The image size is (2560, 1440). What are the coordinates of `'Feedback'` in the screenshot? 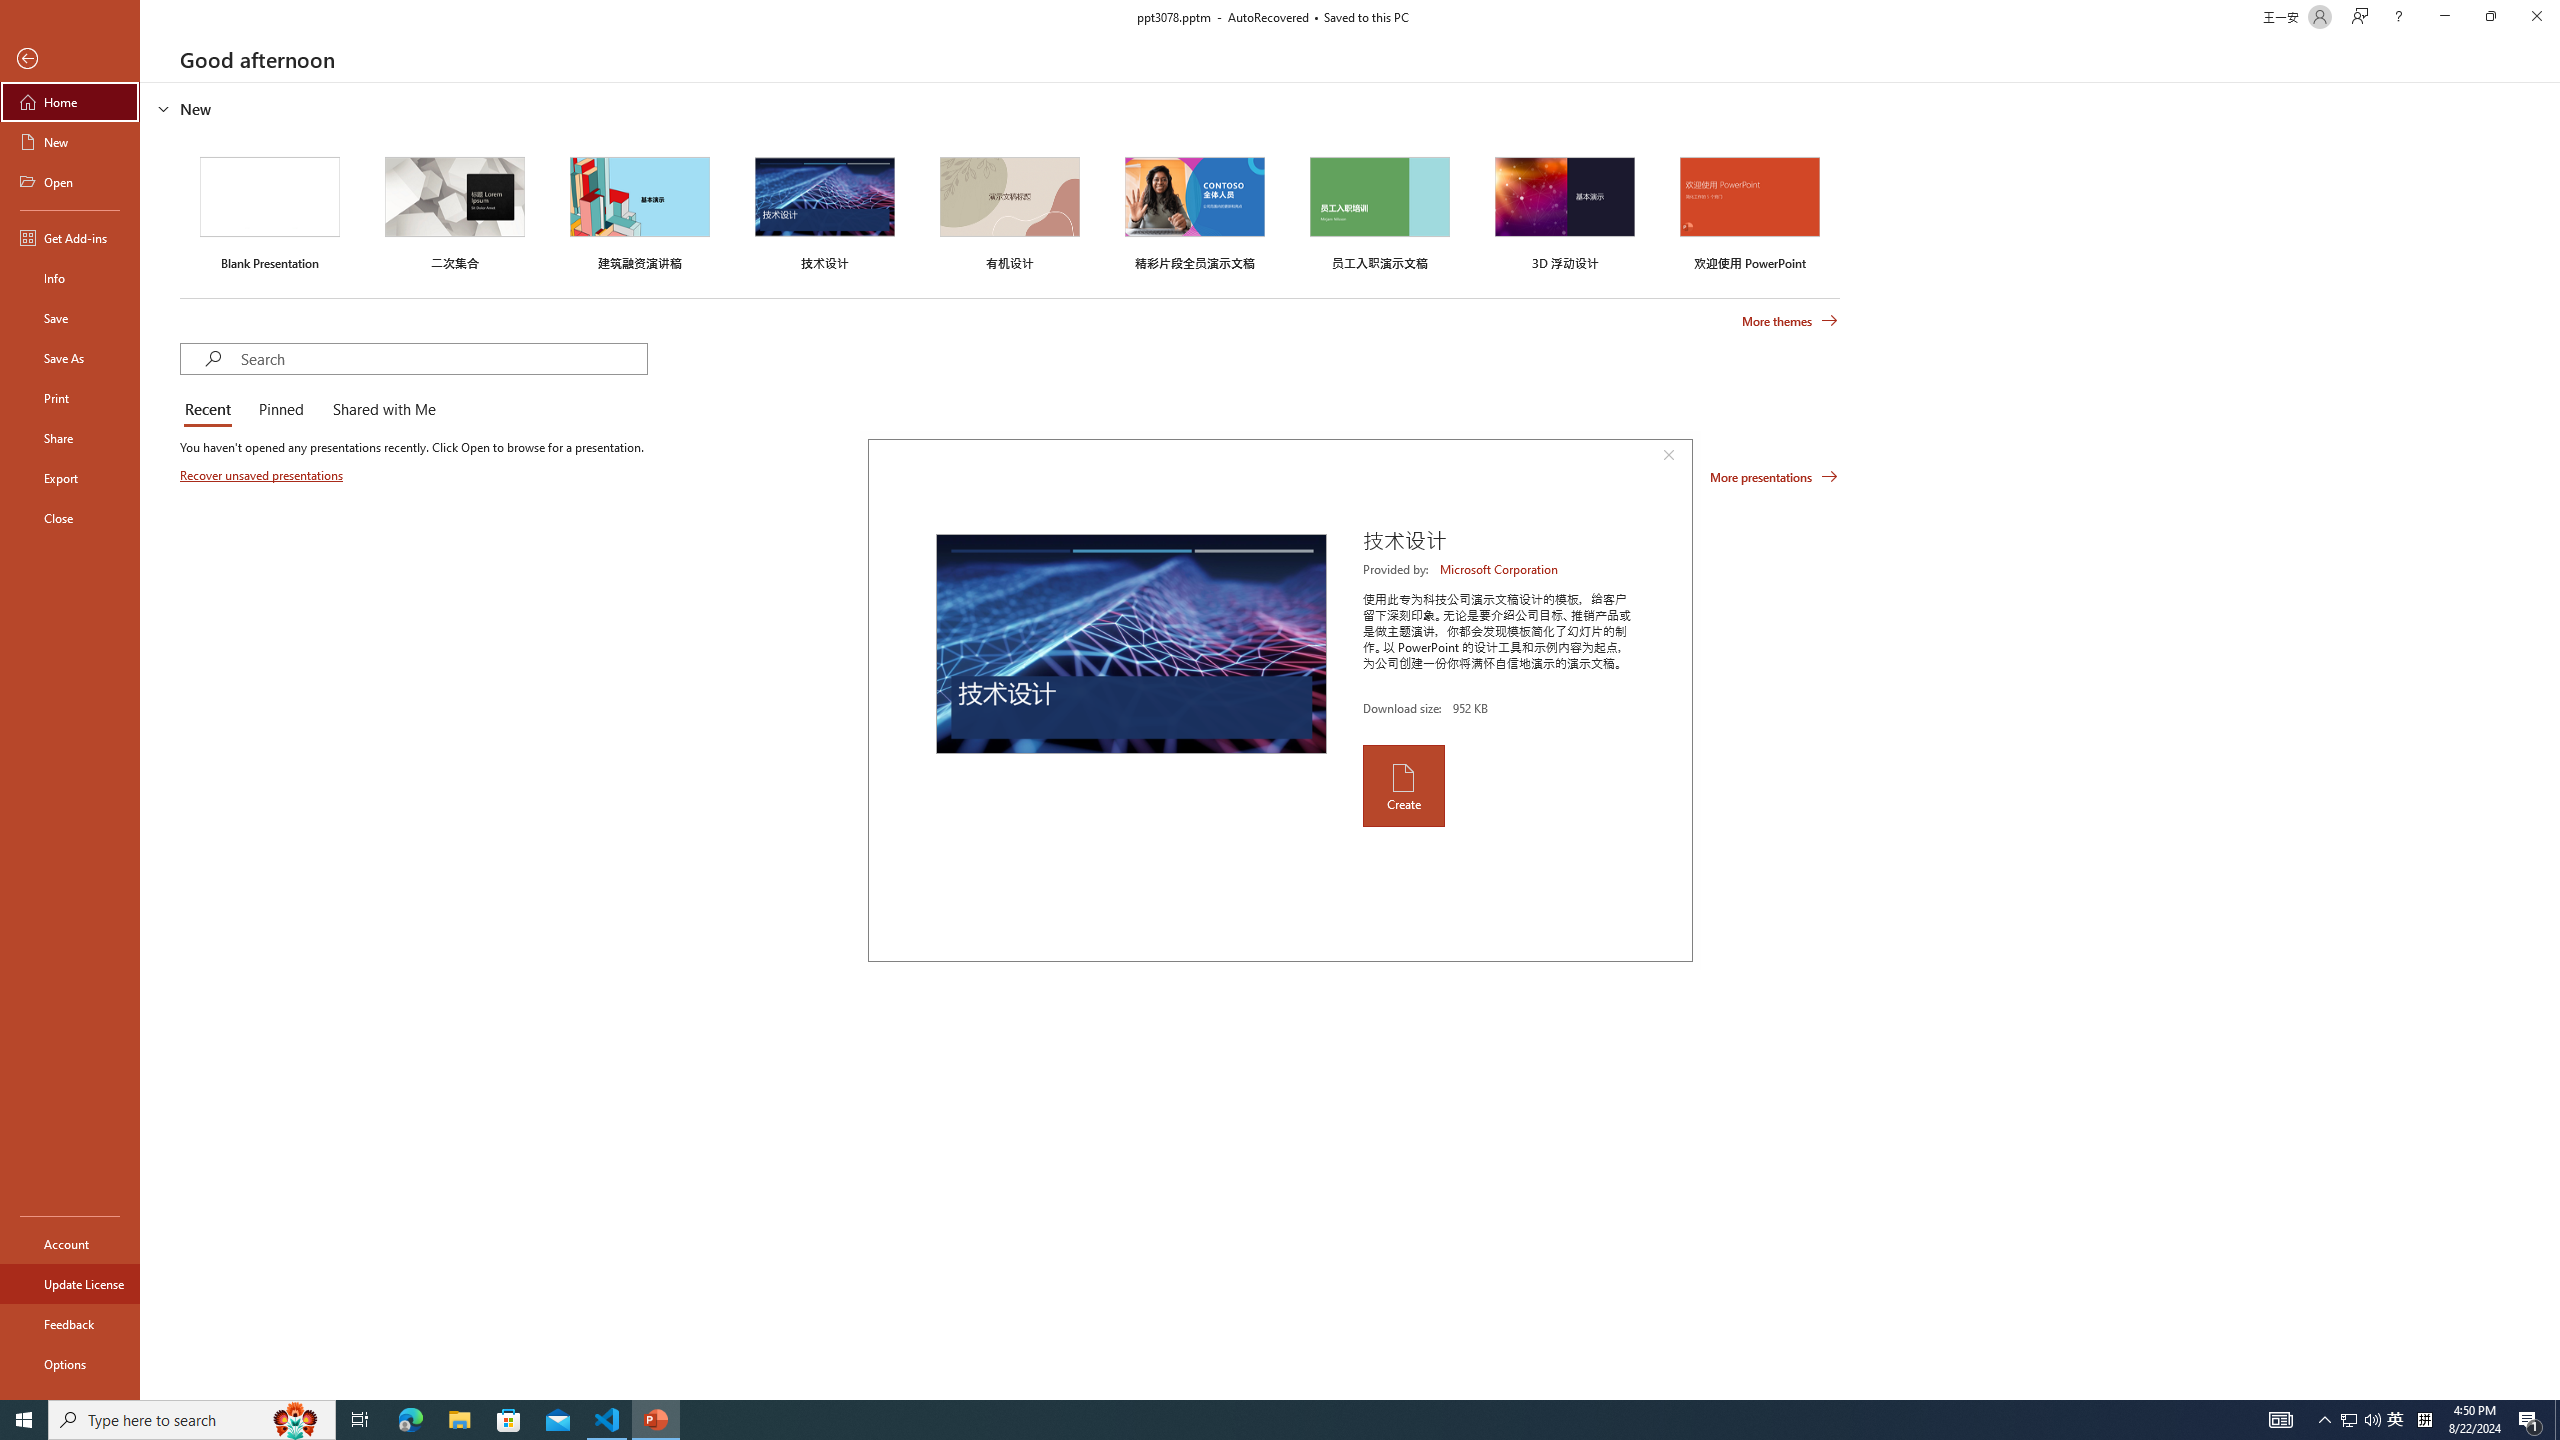 It's located at (69, 1324).